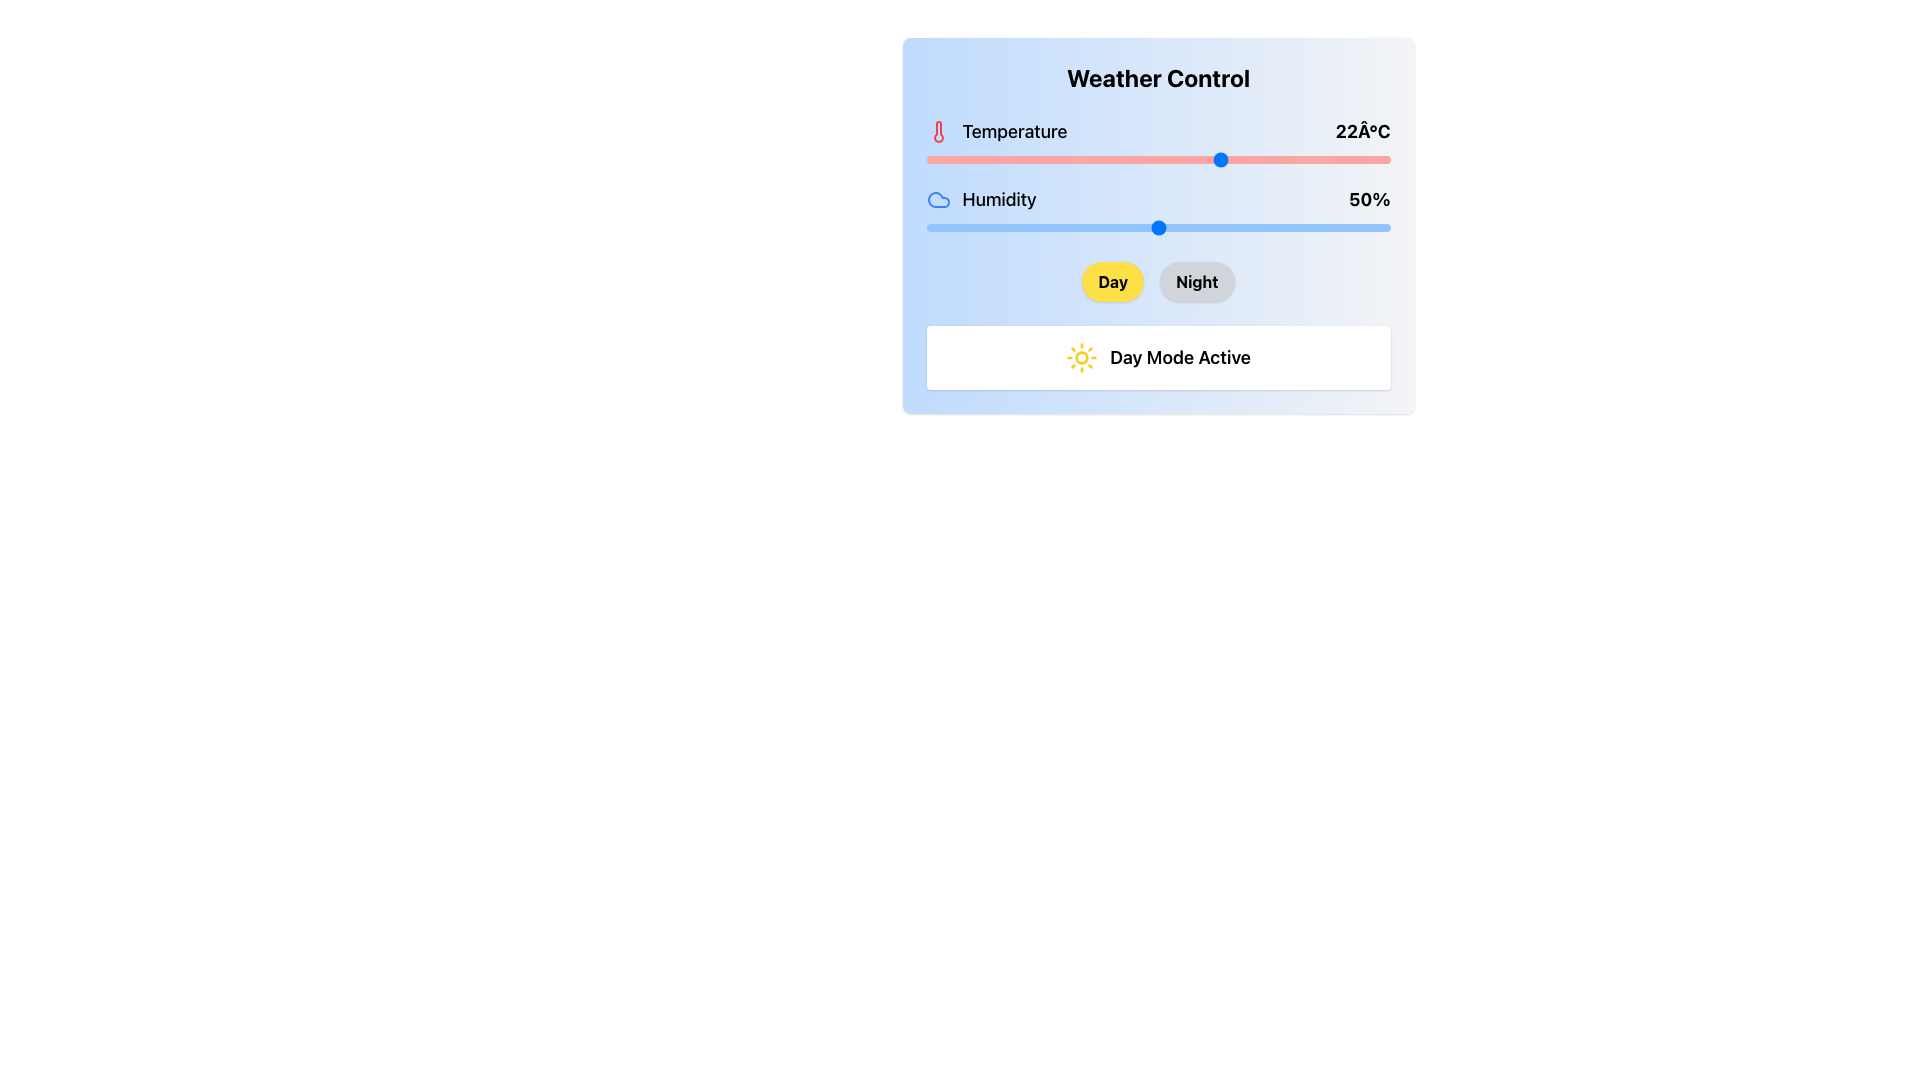 Image resolution: width=1920 pixels, height=1080 pixels. I want to click on the humidity level, so click(1019, 226).